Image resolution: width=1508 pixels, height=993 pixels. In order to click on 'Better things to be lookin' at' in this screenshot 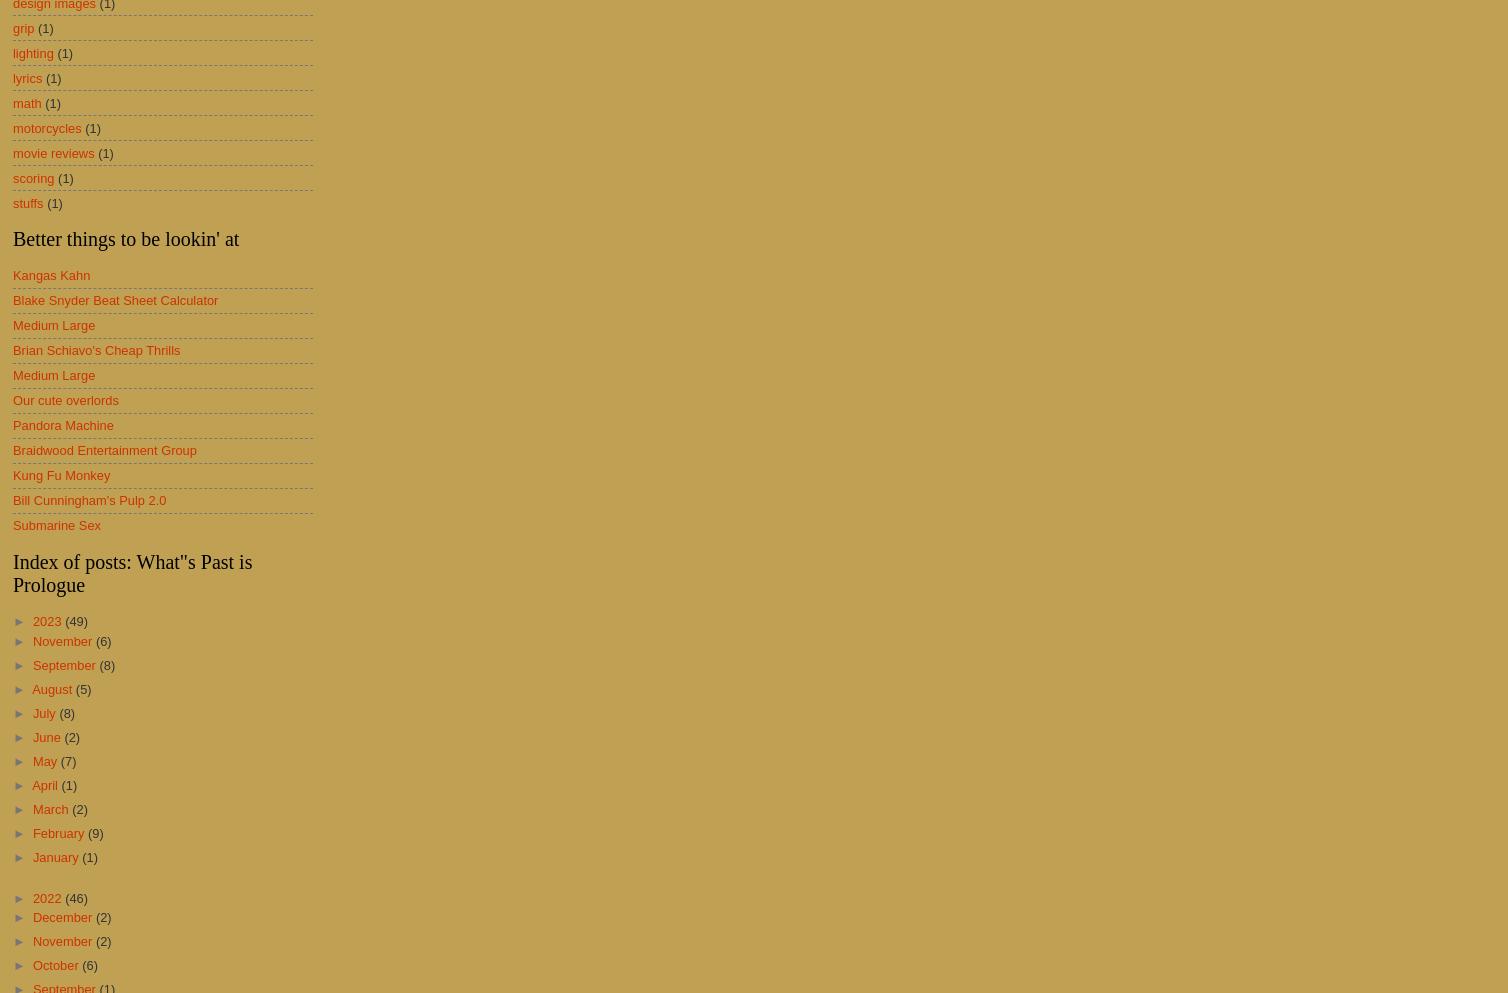, I will do `click(126, 237)`.